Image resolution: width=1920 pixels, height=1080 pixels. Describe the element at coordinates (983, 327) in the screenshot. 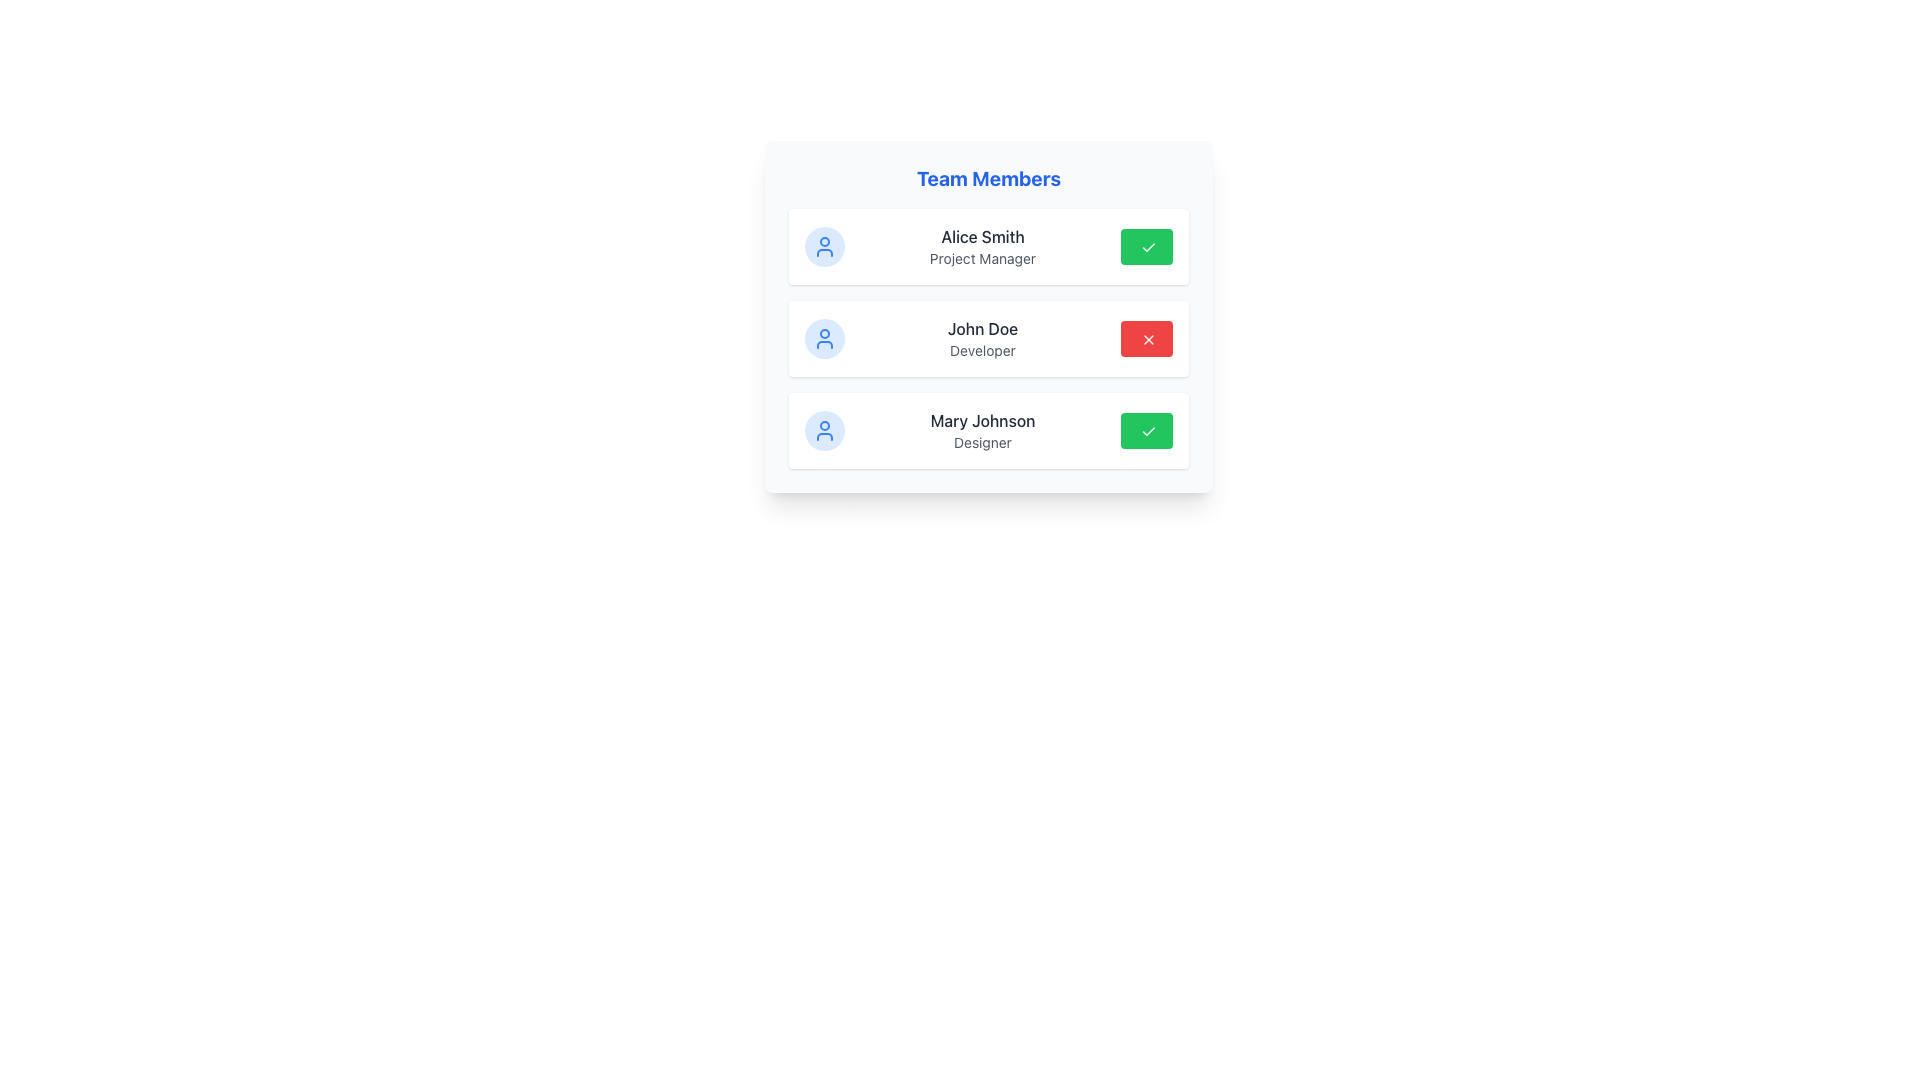

I see `the text label displaying 'Developer' in the second row of the 'Team Members' section, which serves as an identifier for a team member` at that location.